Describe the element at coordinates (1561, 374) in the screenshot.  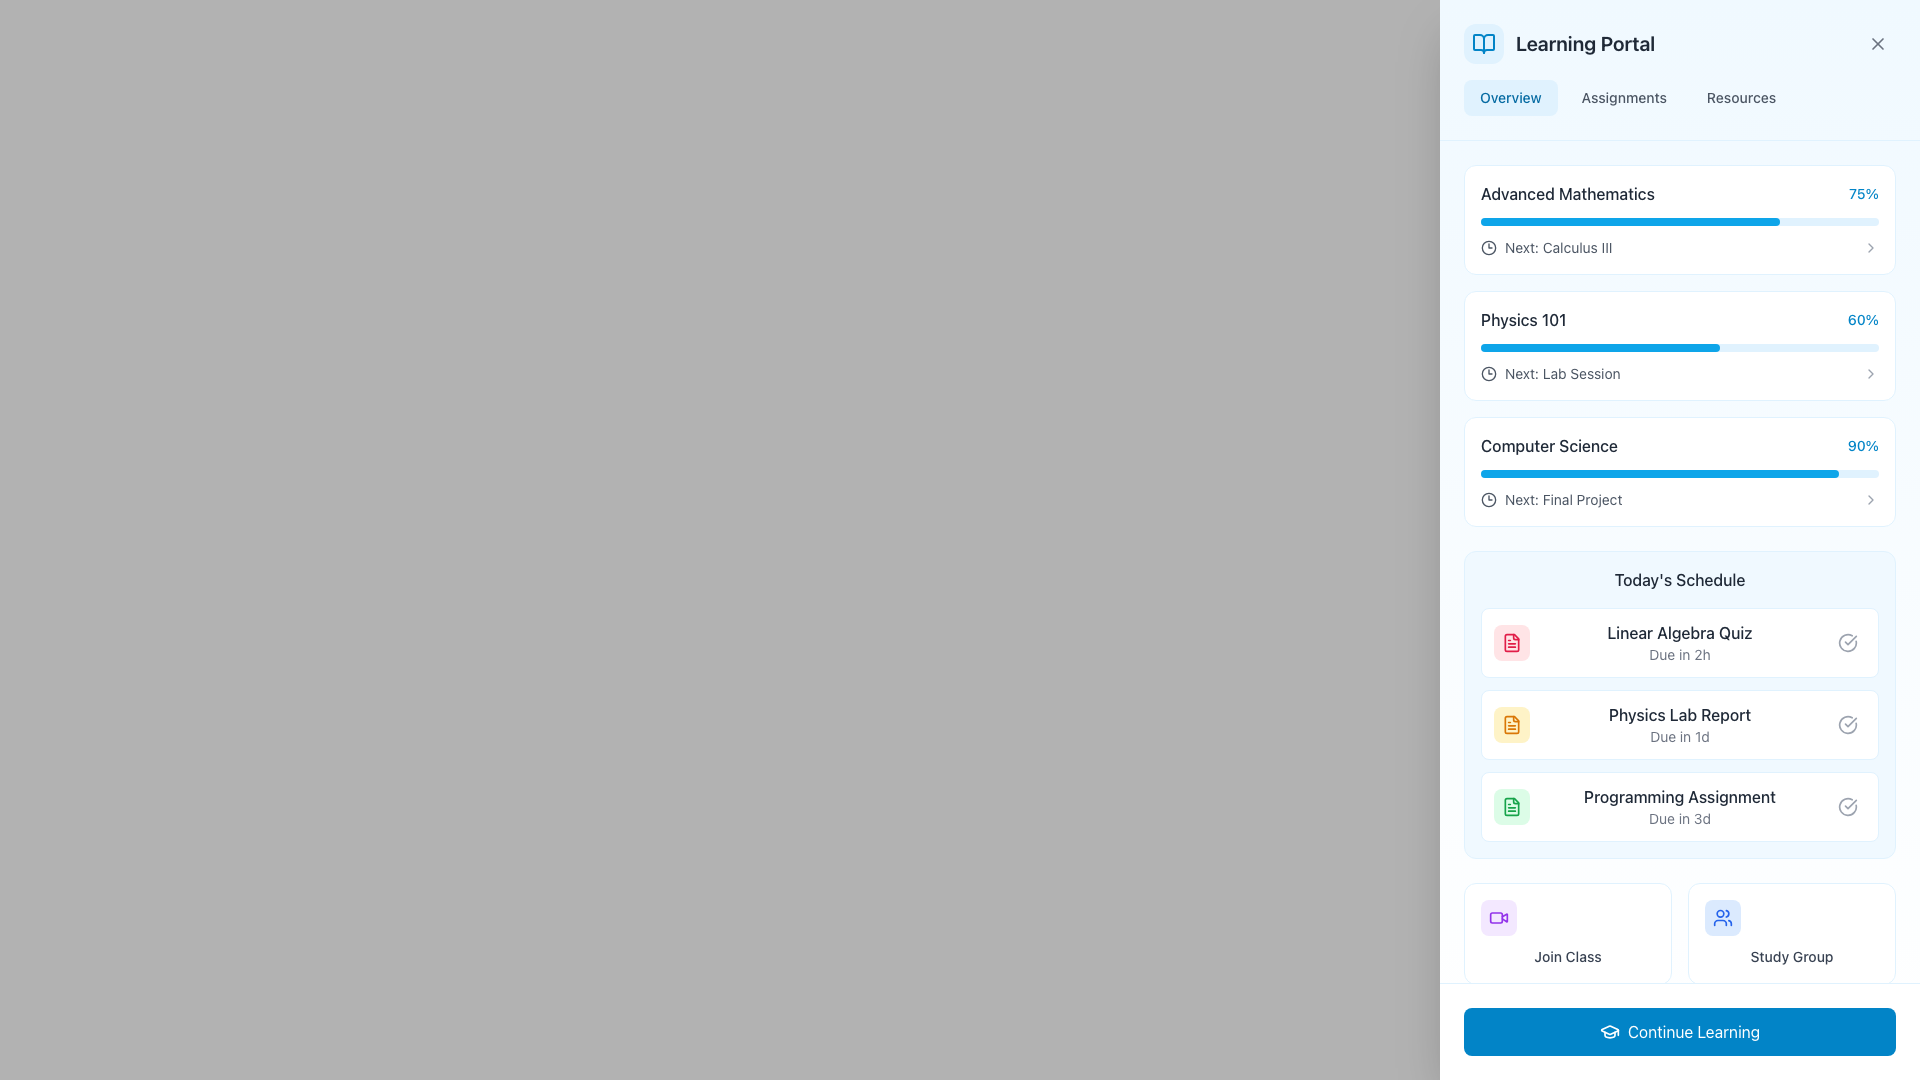
I see `the non-interactive text label indicating the next activity for the 'Physics 101' course, located in the right-hand sidebar below the '60%' progress bar` at that location.